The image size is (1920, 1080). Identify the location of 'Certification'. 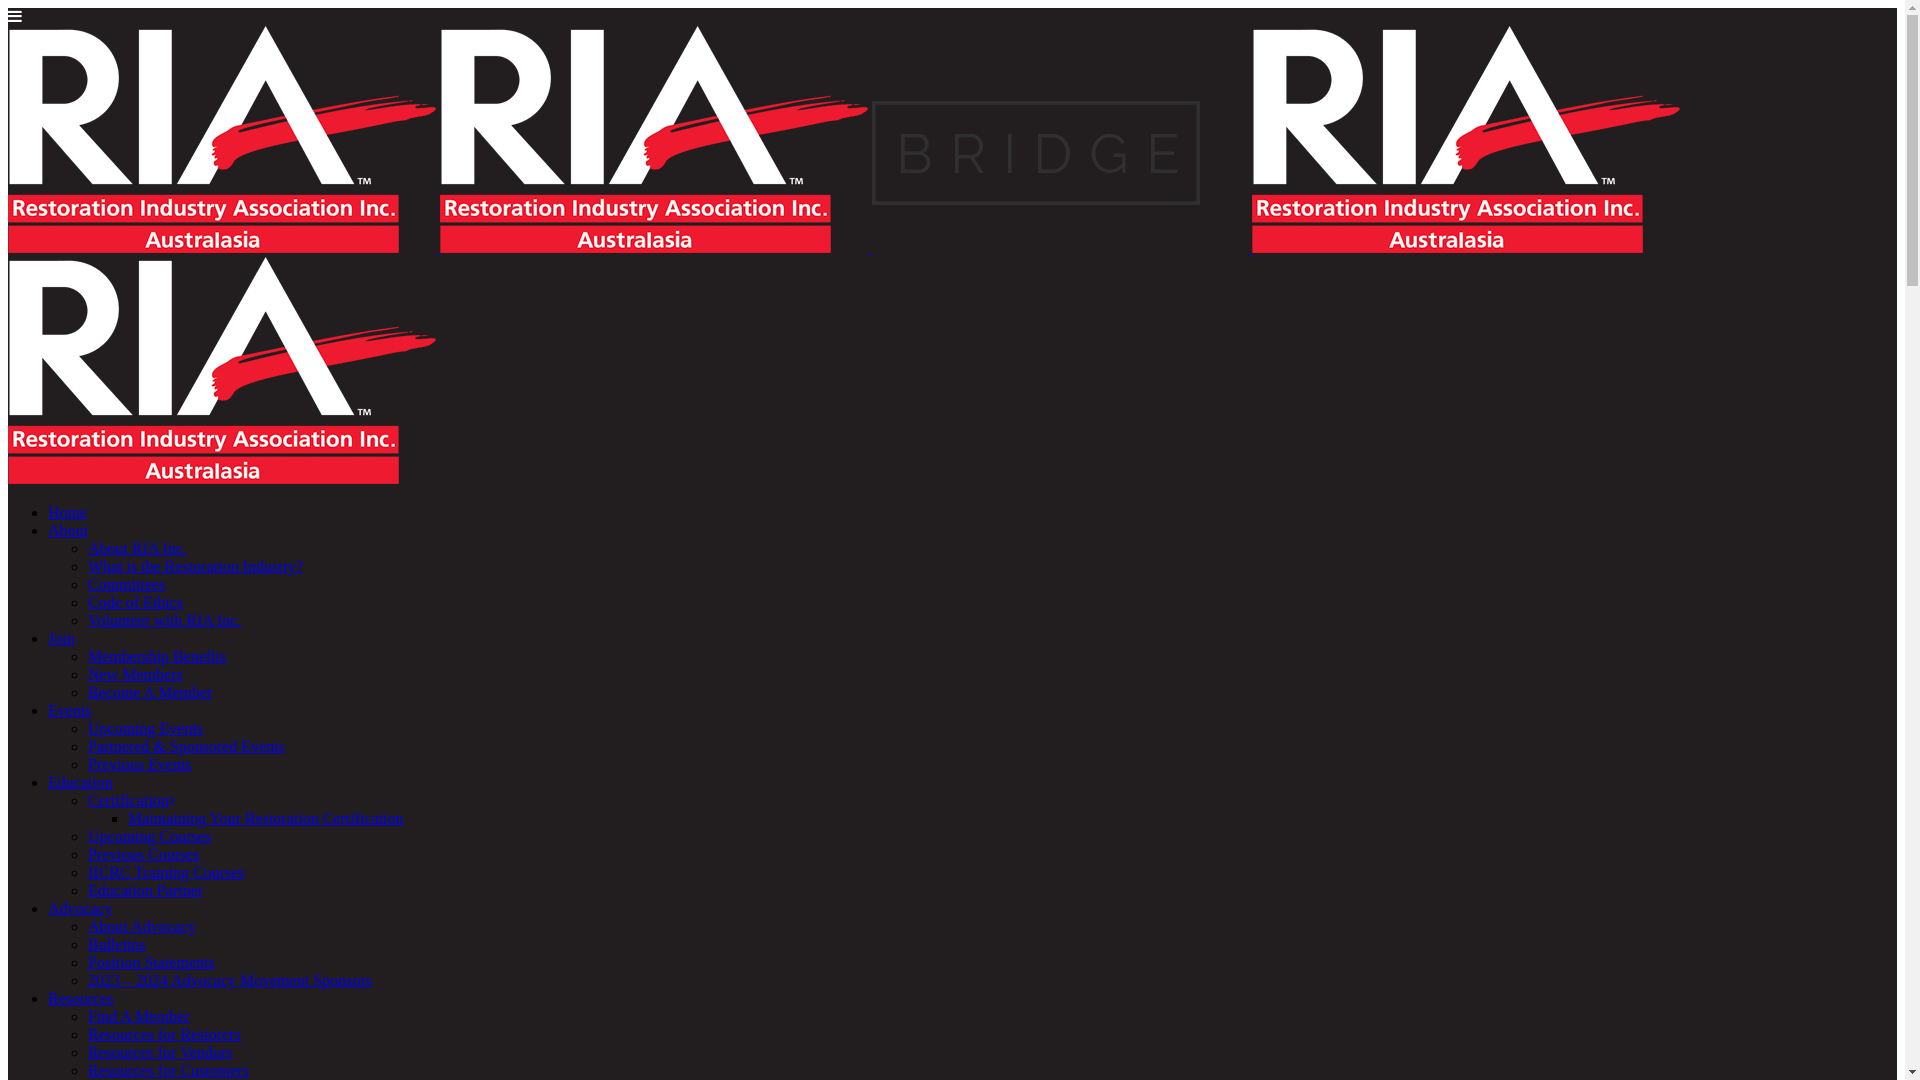
(86, 799).